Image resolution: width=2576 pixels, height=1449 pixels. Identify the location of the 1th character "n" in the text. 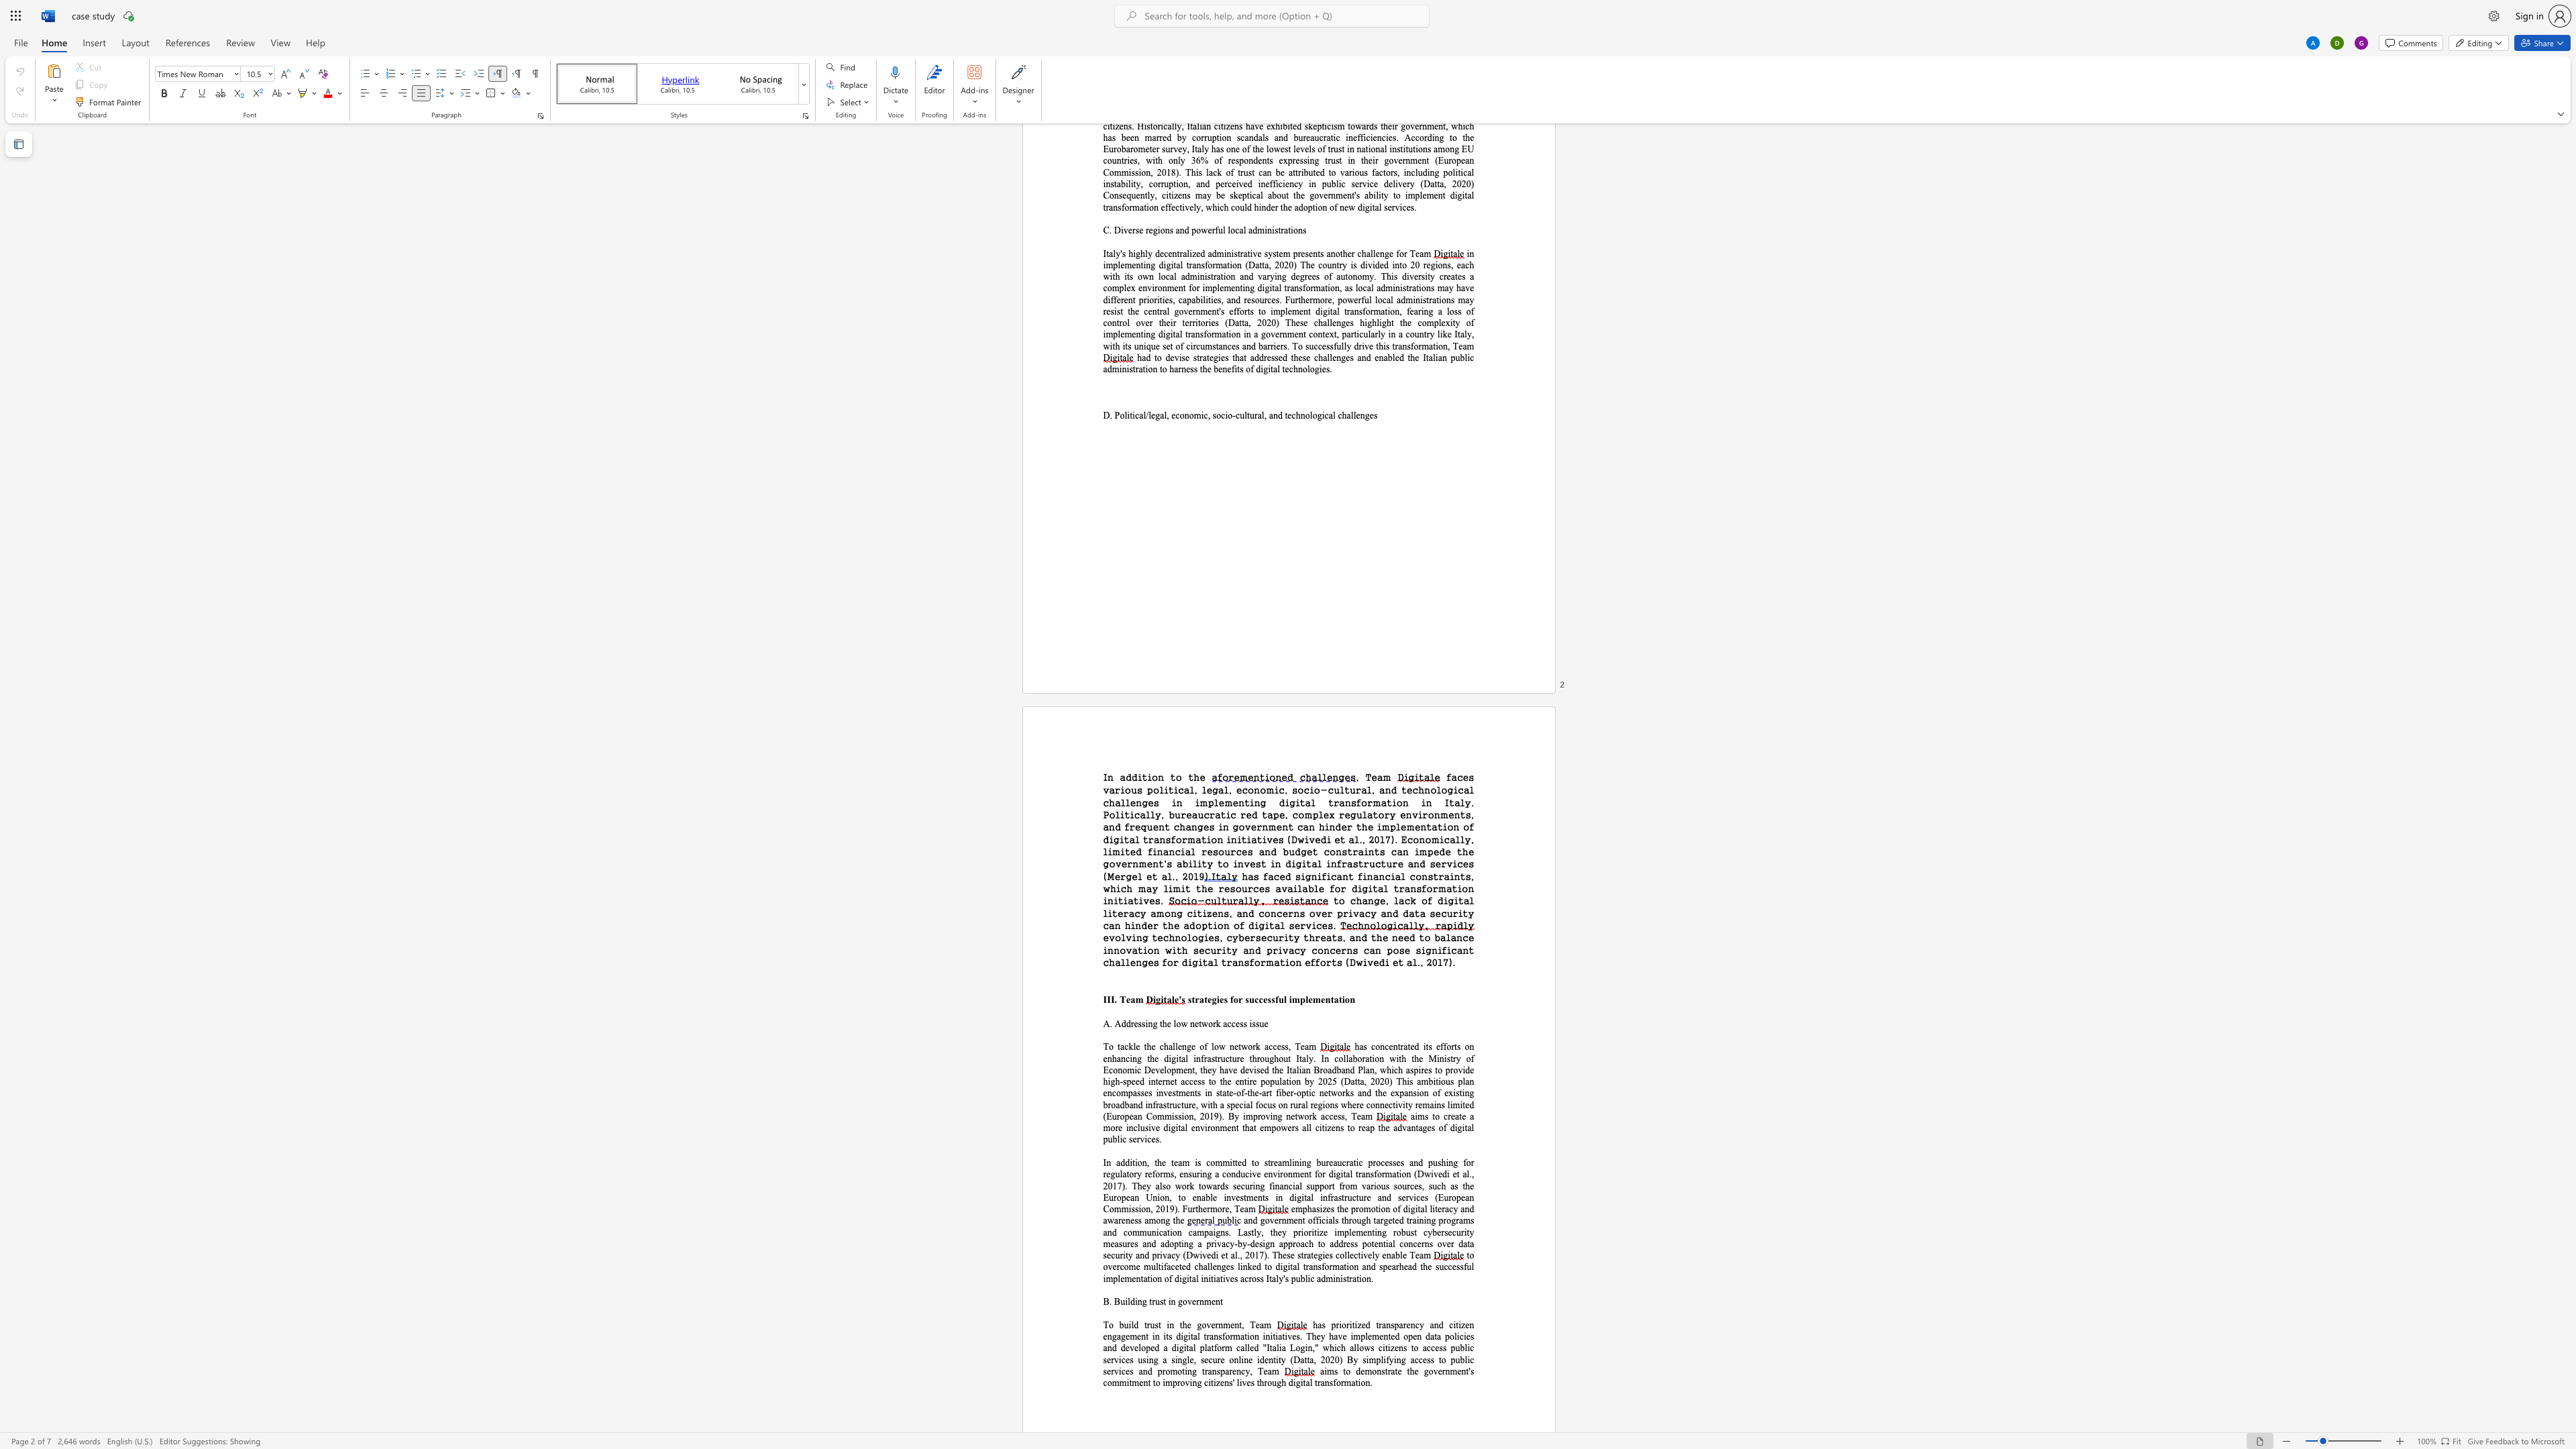
(1377, 1370).